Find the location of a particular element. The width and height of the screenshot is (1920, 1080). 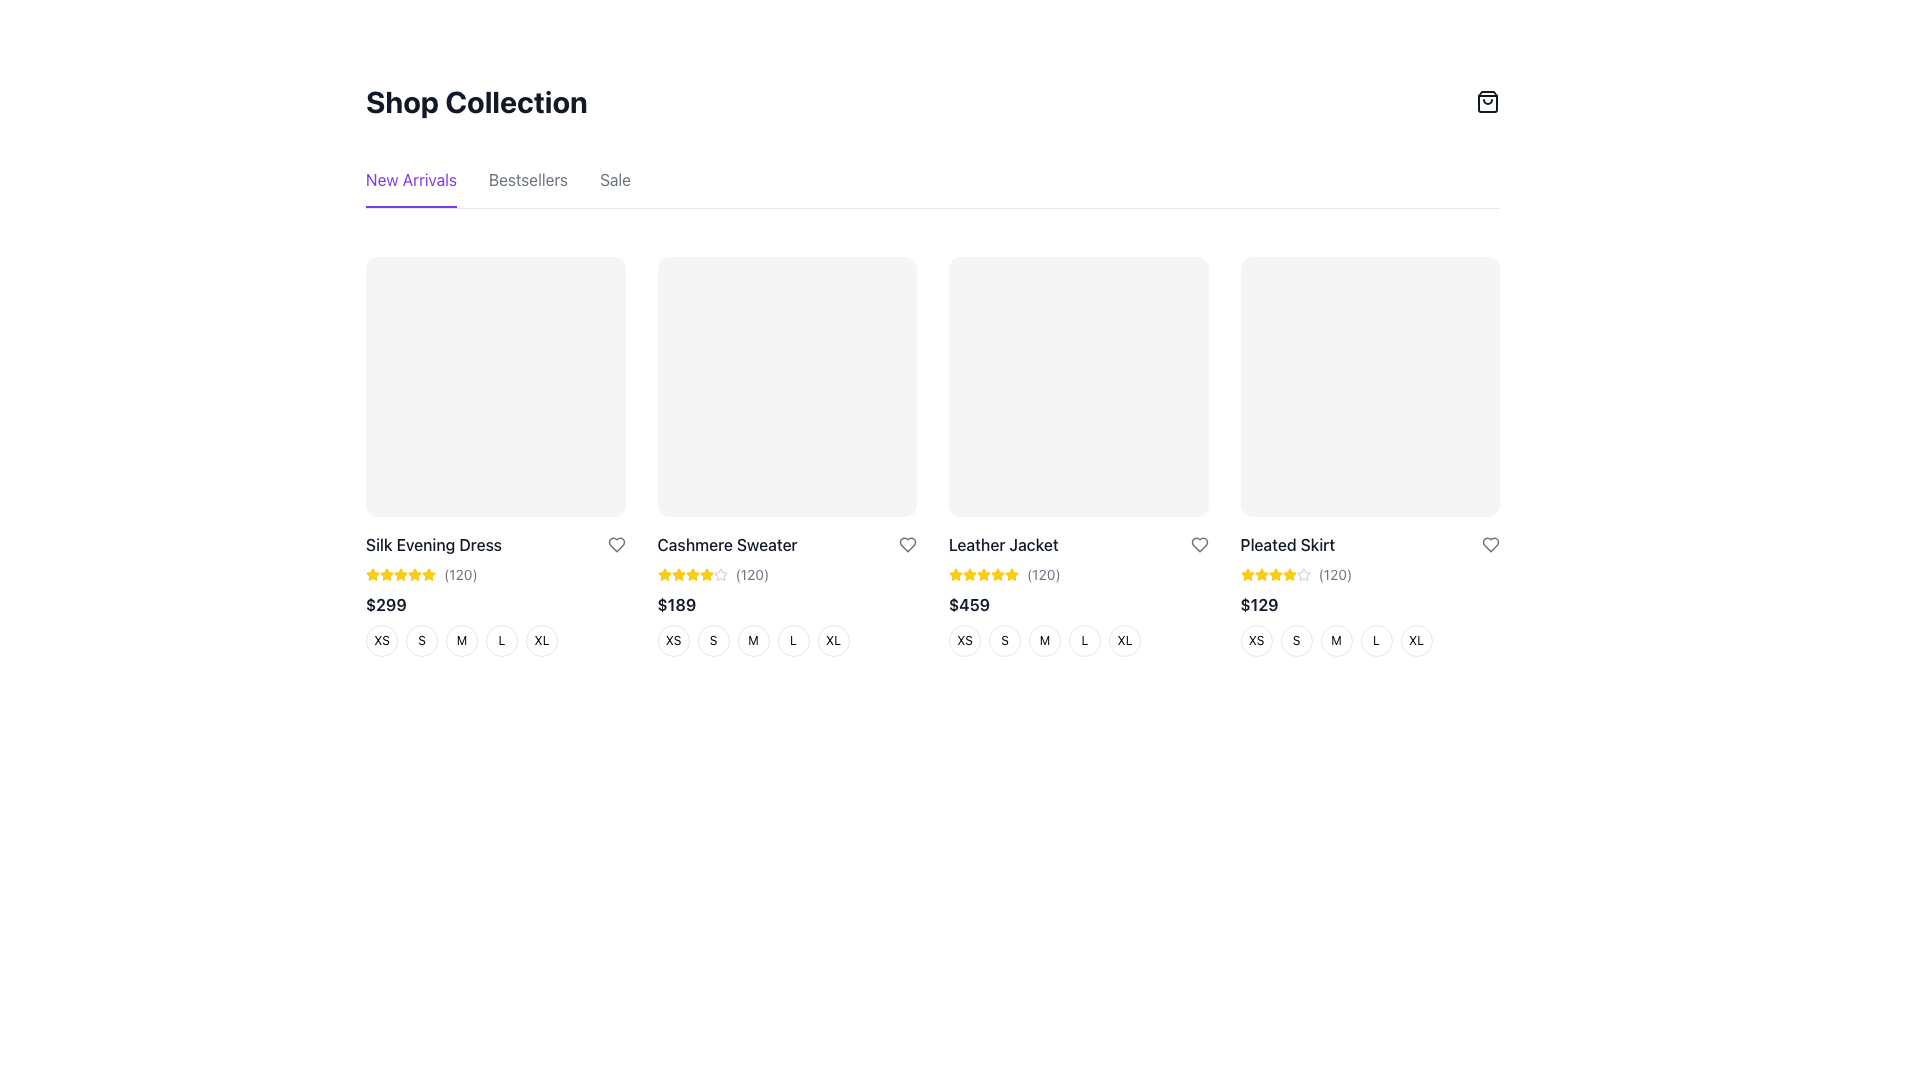

text label displaying the number '(120)' in a small gray font style, which indicates the rating count for the 'Leather Jacket' product, located below the product name and above the price is located at coordinates (1042, 574).